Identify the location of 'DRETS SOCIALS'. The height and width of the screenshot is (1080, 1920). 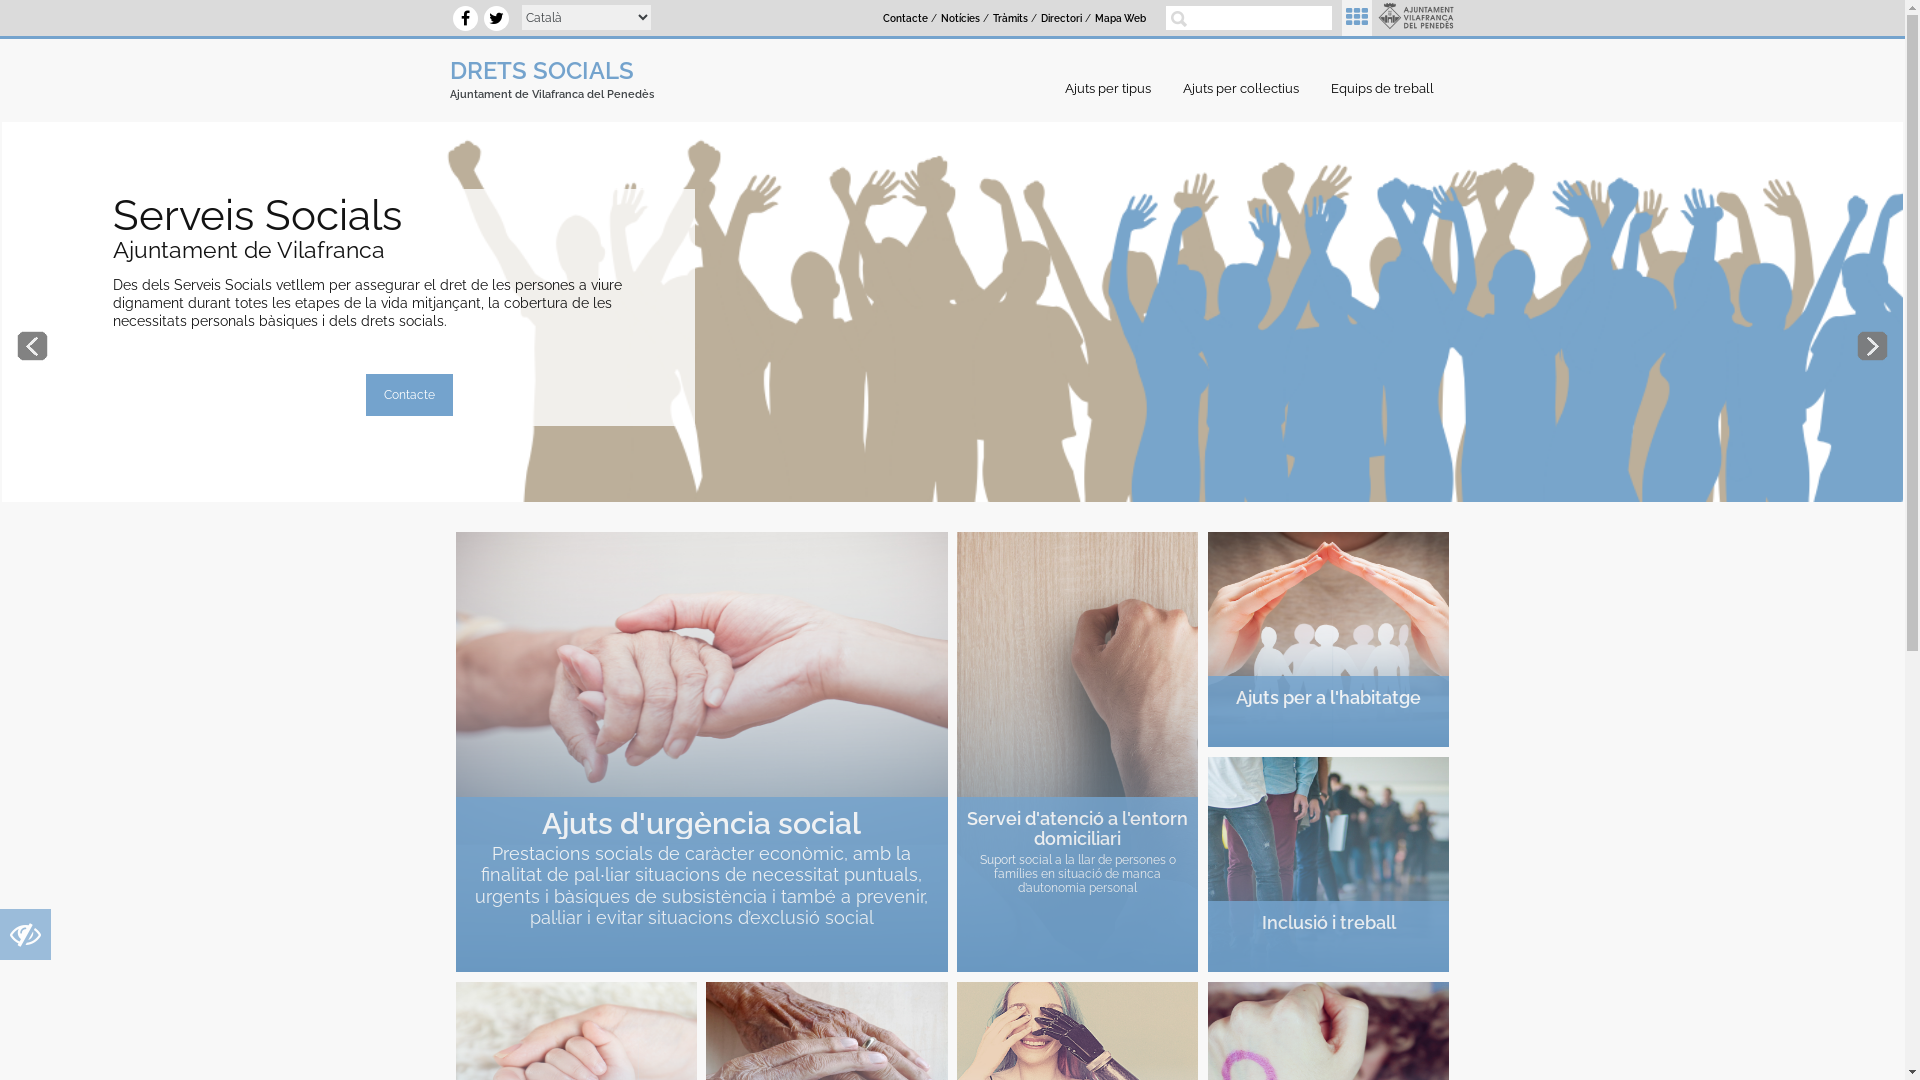
(542, 69).